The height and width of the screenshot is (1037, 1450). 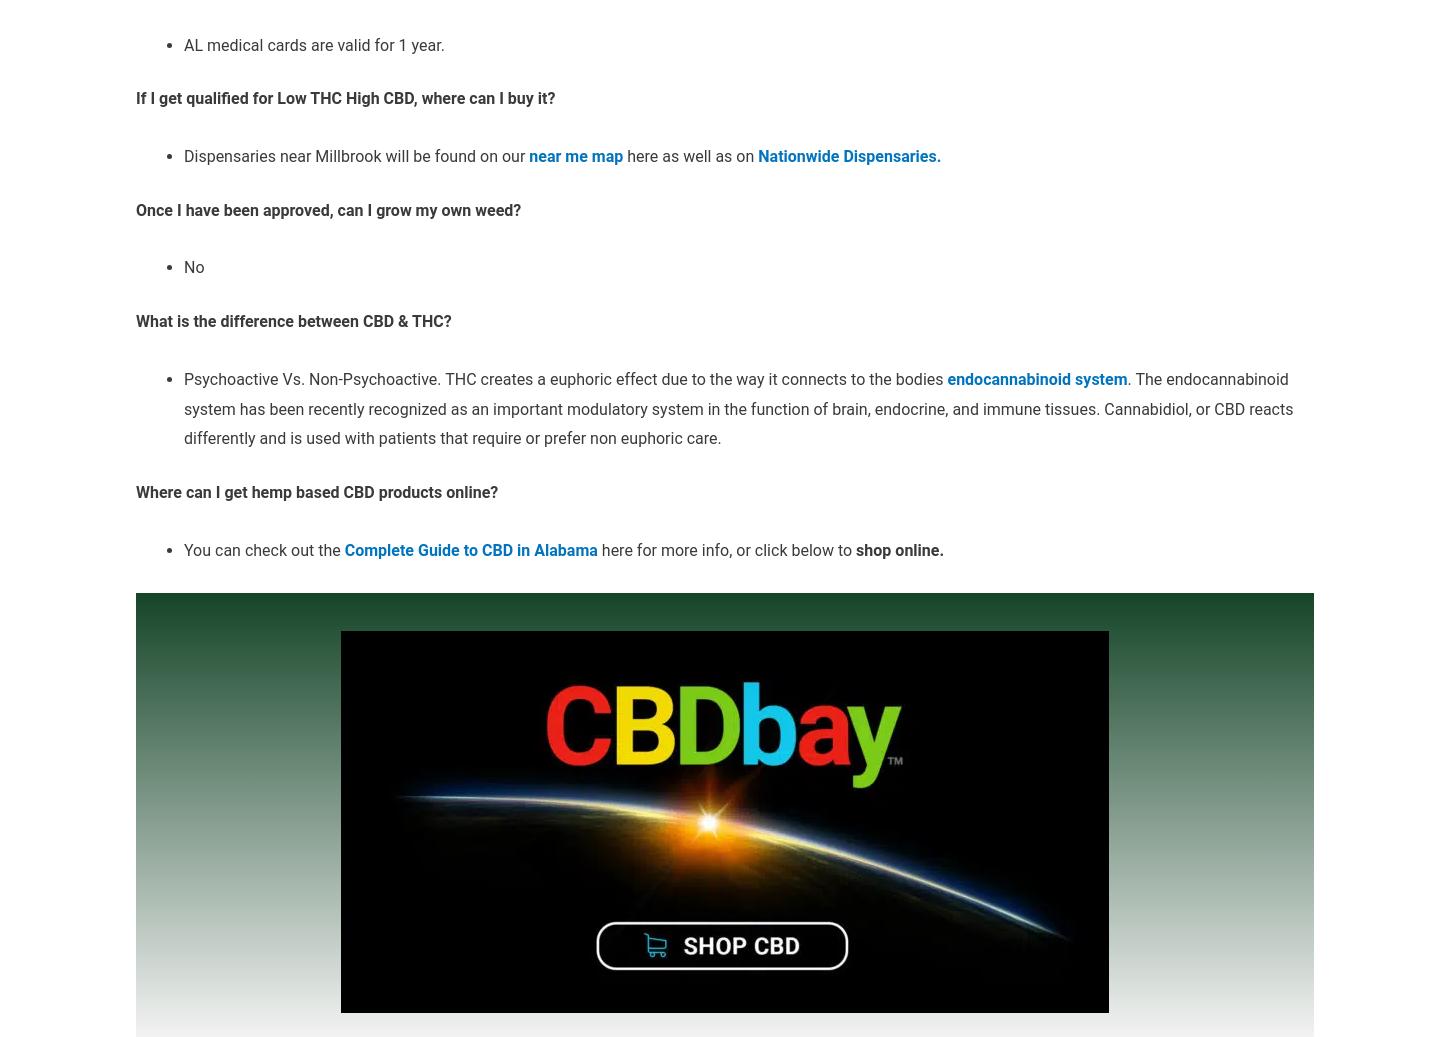 What do you see at coordinates (738, 407) in the screenshot?
I see `'. The endocannabinoid system has been recently recognized as an important modulatory system in the function of brain, endocrine, and immune tissues. Cannabidiol, or CBD reacts differently and is used with patients that require or prefer non euphoric care.'` at bounding box center [738, 407].